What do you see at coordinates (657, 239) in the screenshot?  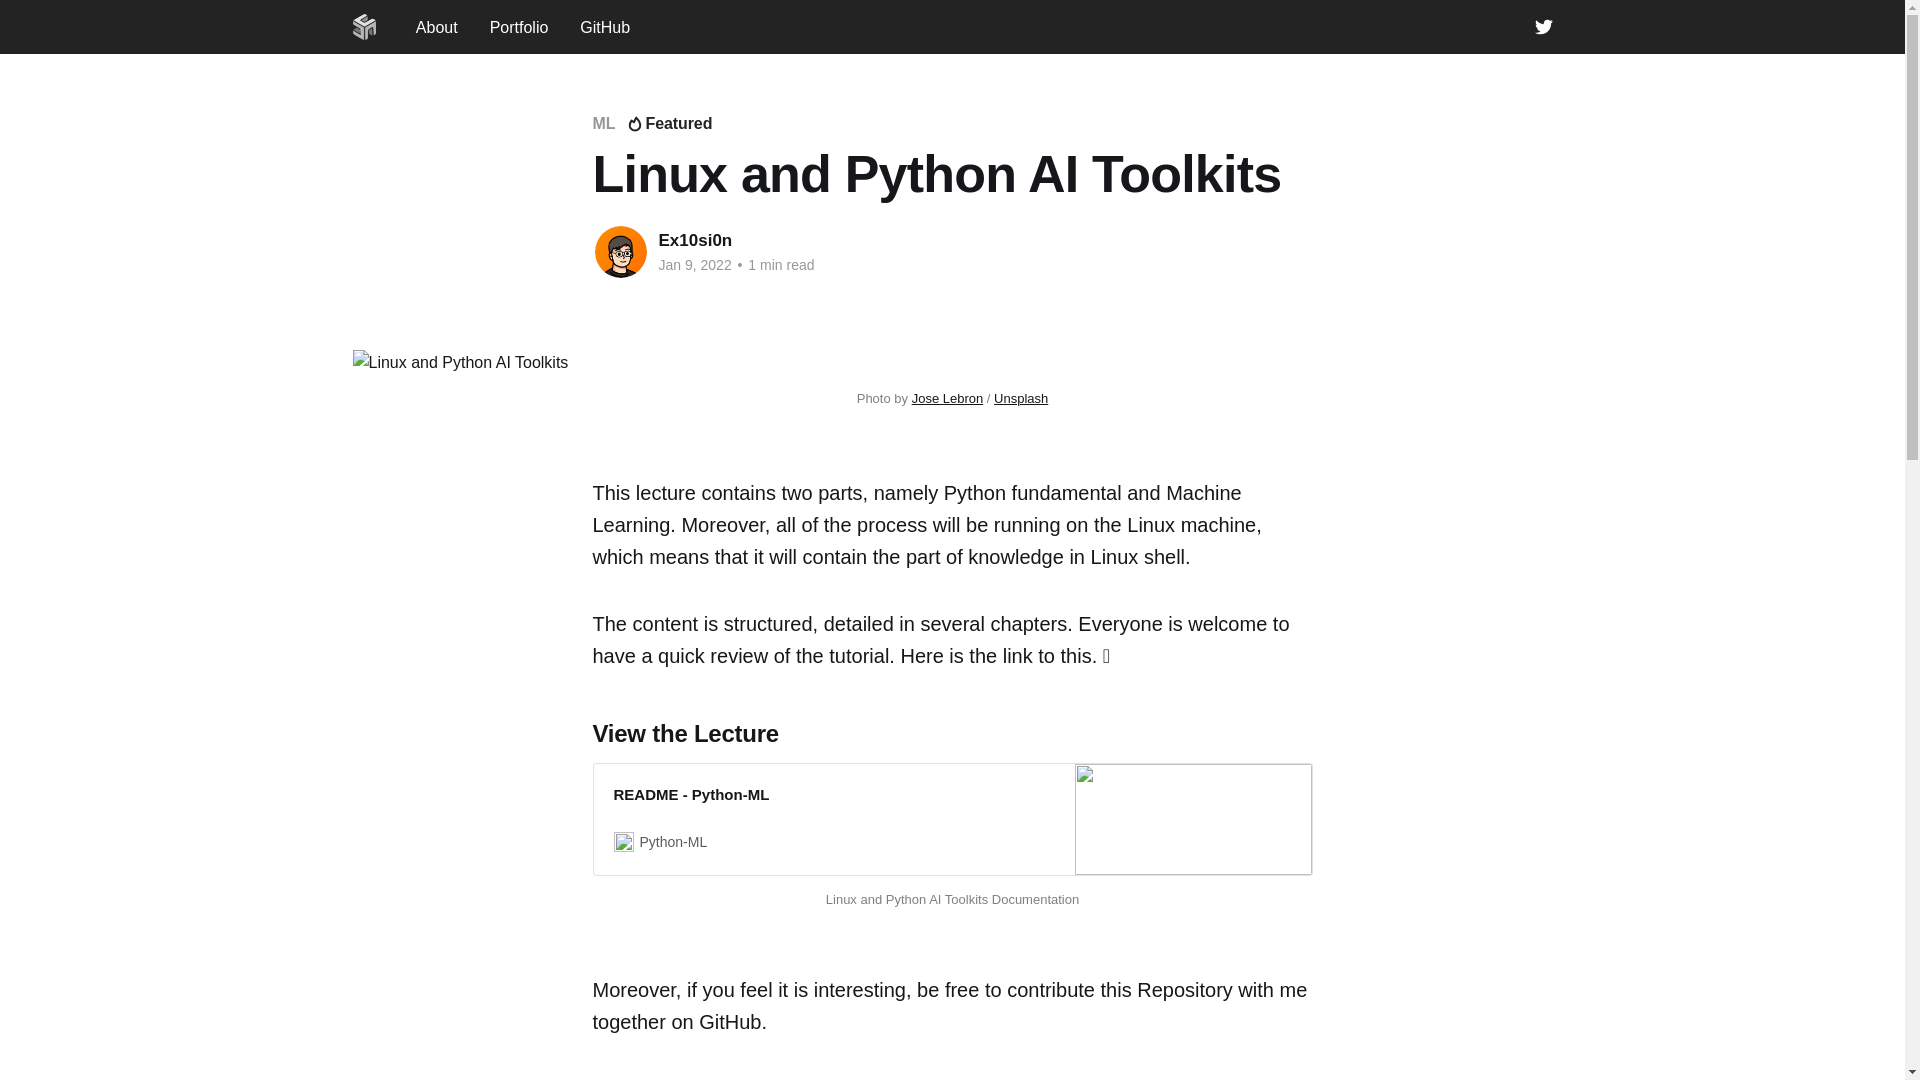 I see `'Ex10si0n'` at bounding box center [657, 239].